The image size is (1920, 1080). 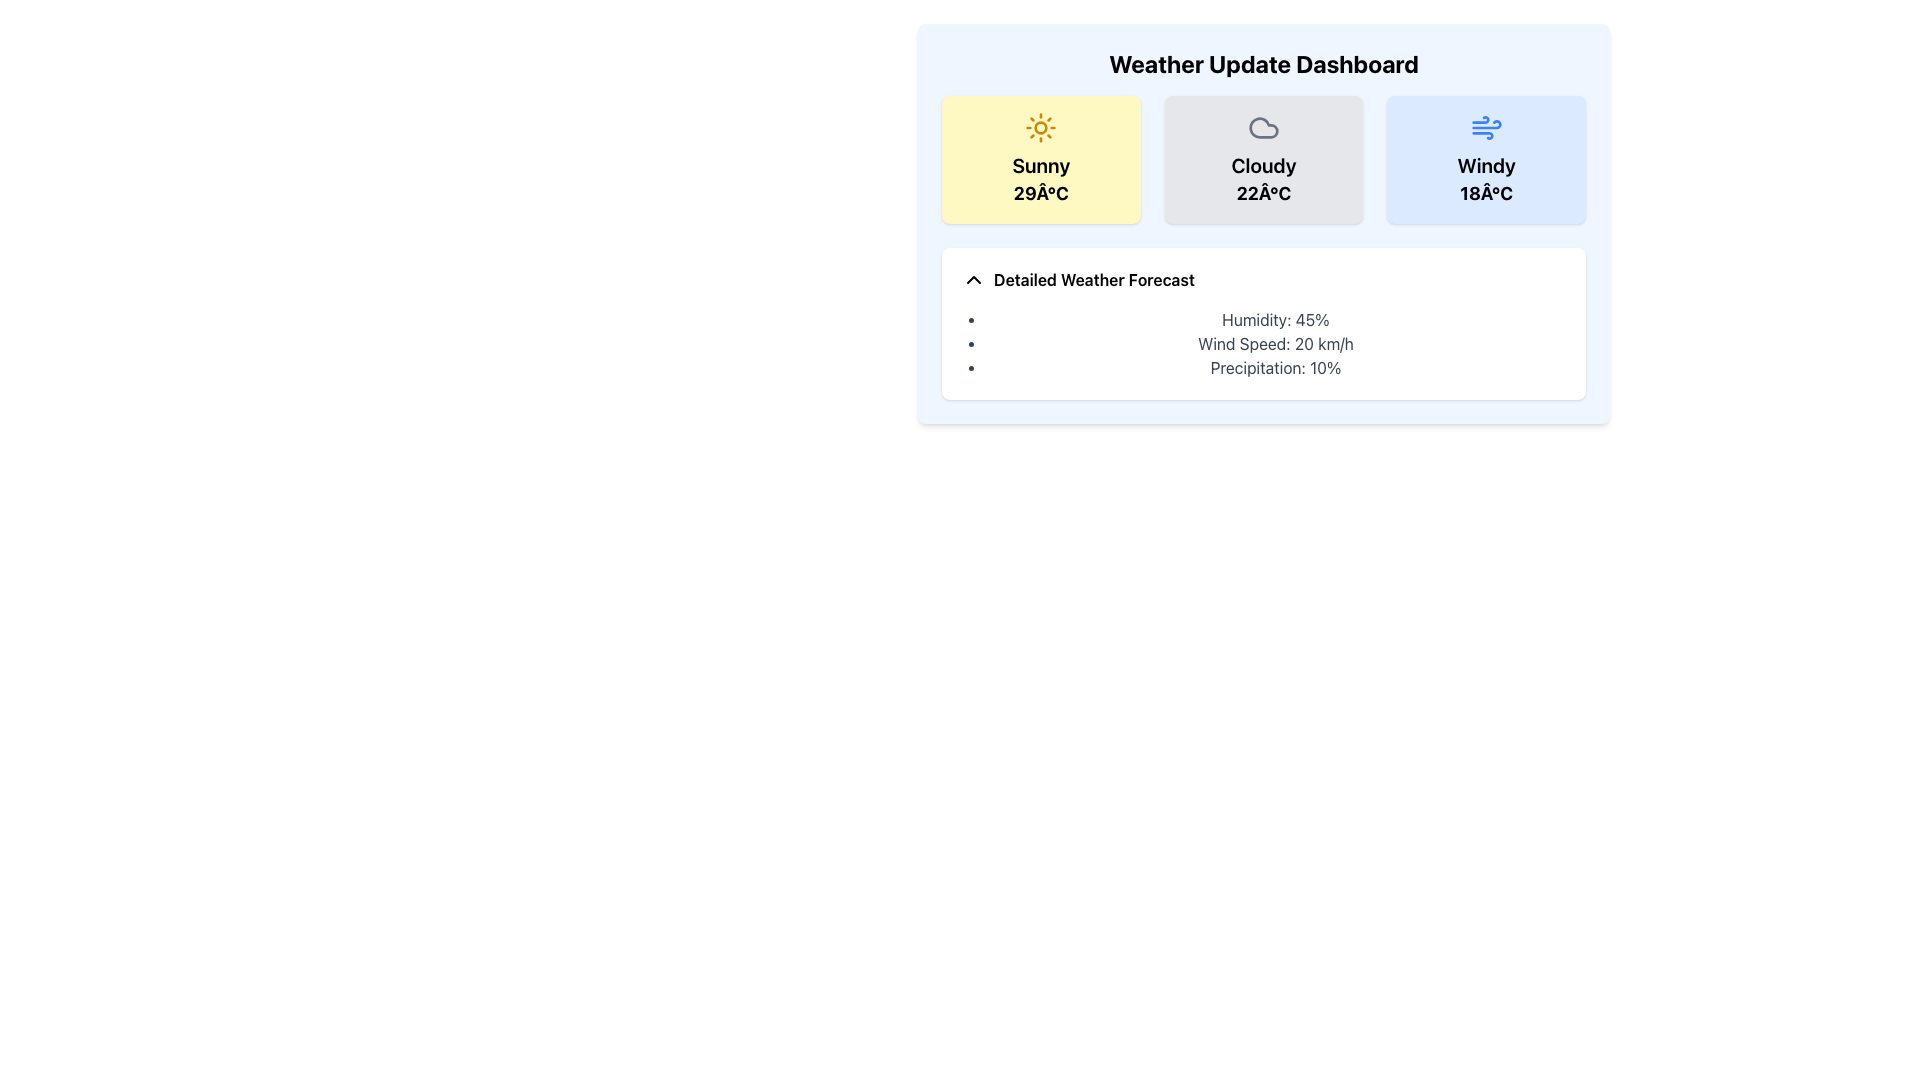 I want to click on the Text Label displaying '18Â°C' in bold font, which is located below the 'Windy' label within the third weather card on the far-right side of the 'Weather Update Dashboard', so click(x=1486, y=193).